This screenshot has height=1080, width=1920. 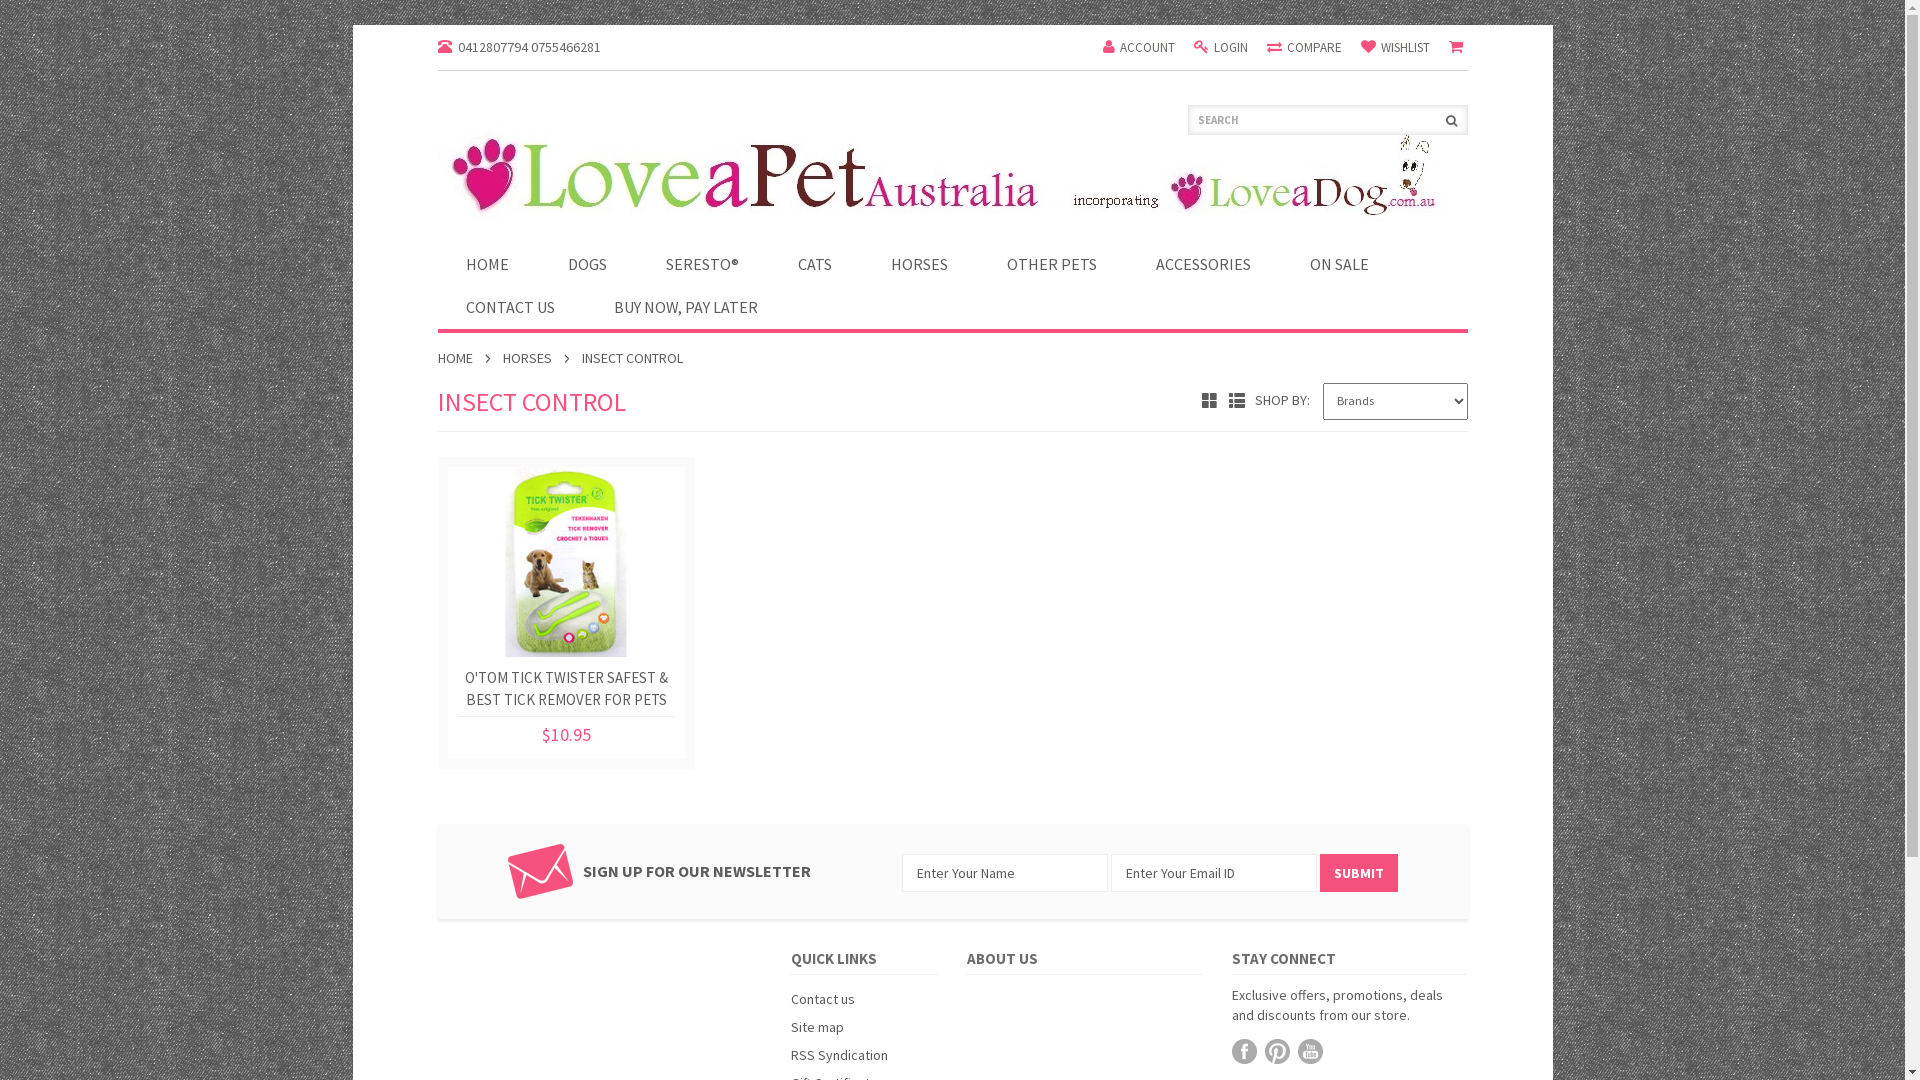 I want to click on 'LOGIN', so click(x=1219, y=46).